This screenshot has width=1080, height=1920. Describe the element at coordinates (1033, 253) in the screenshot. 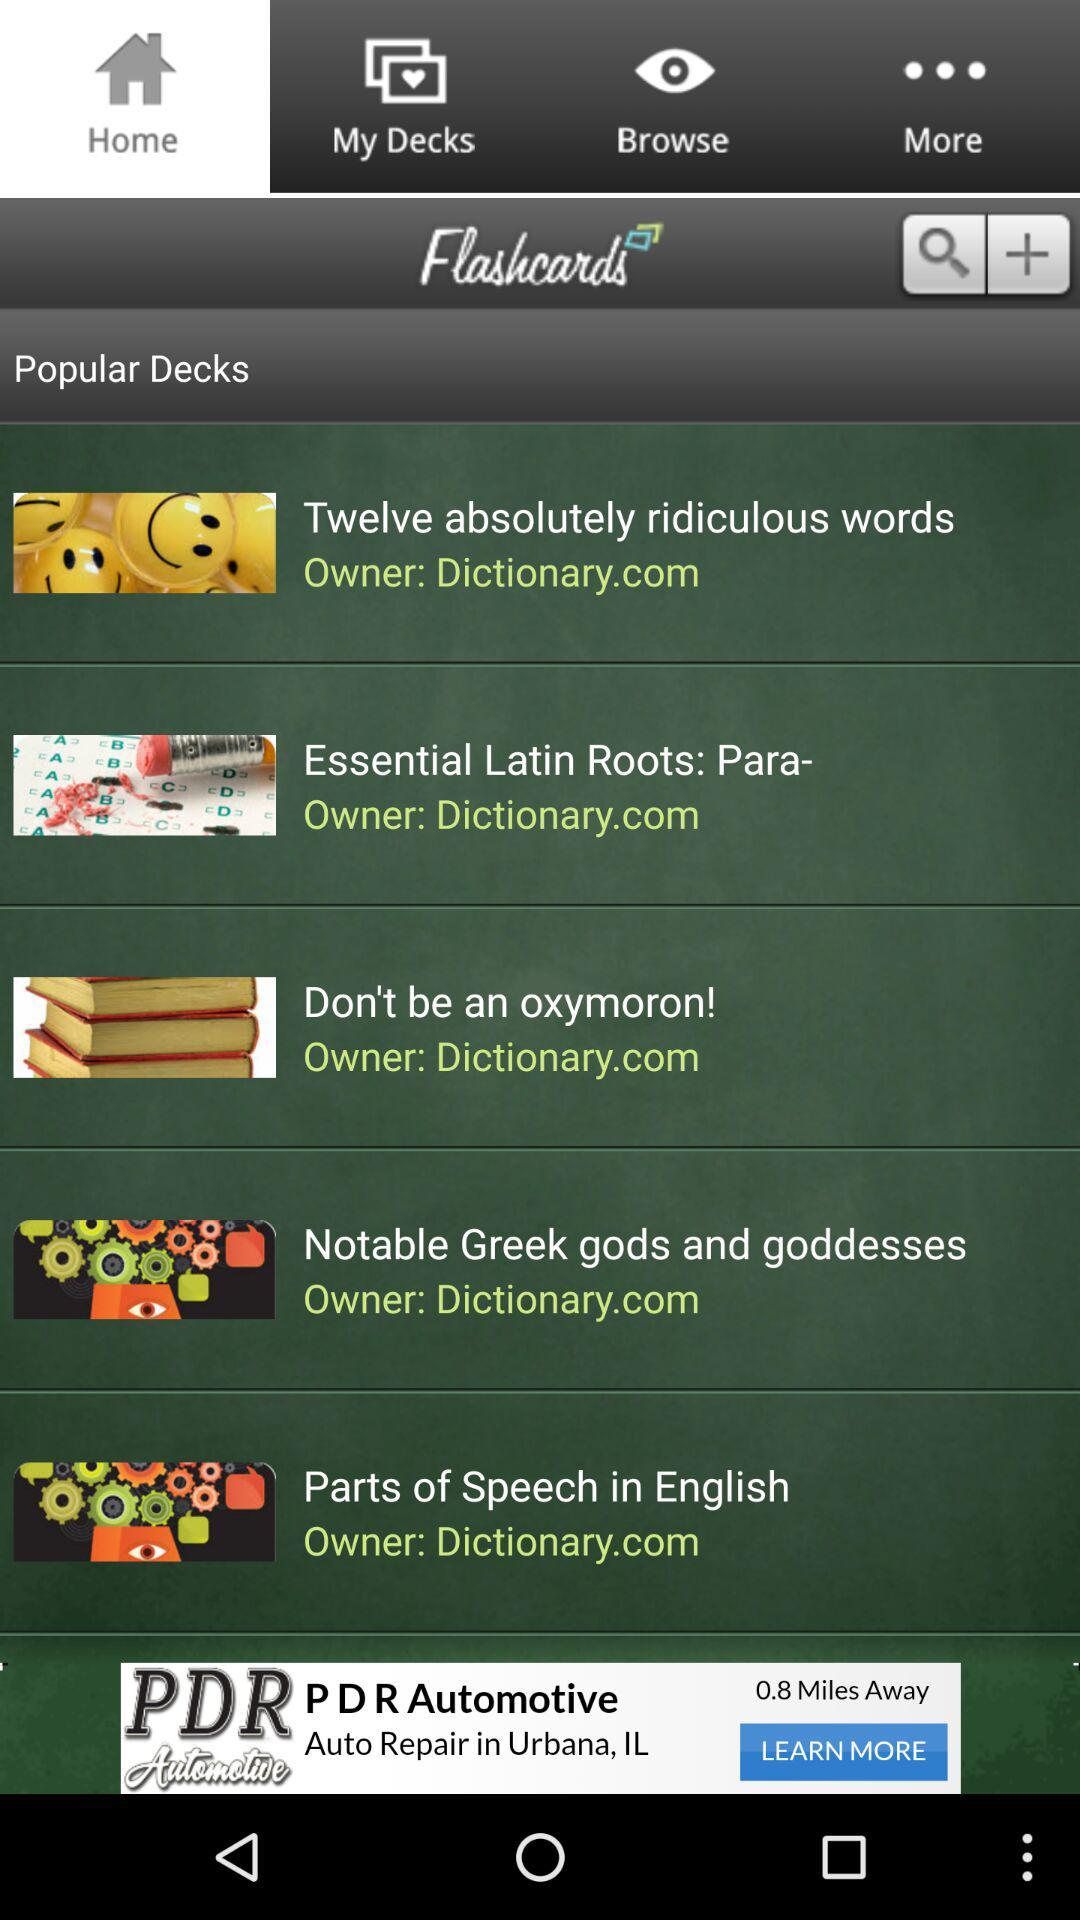

I see `option` at that location.